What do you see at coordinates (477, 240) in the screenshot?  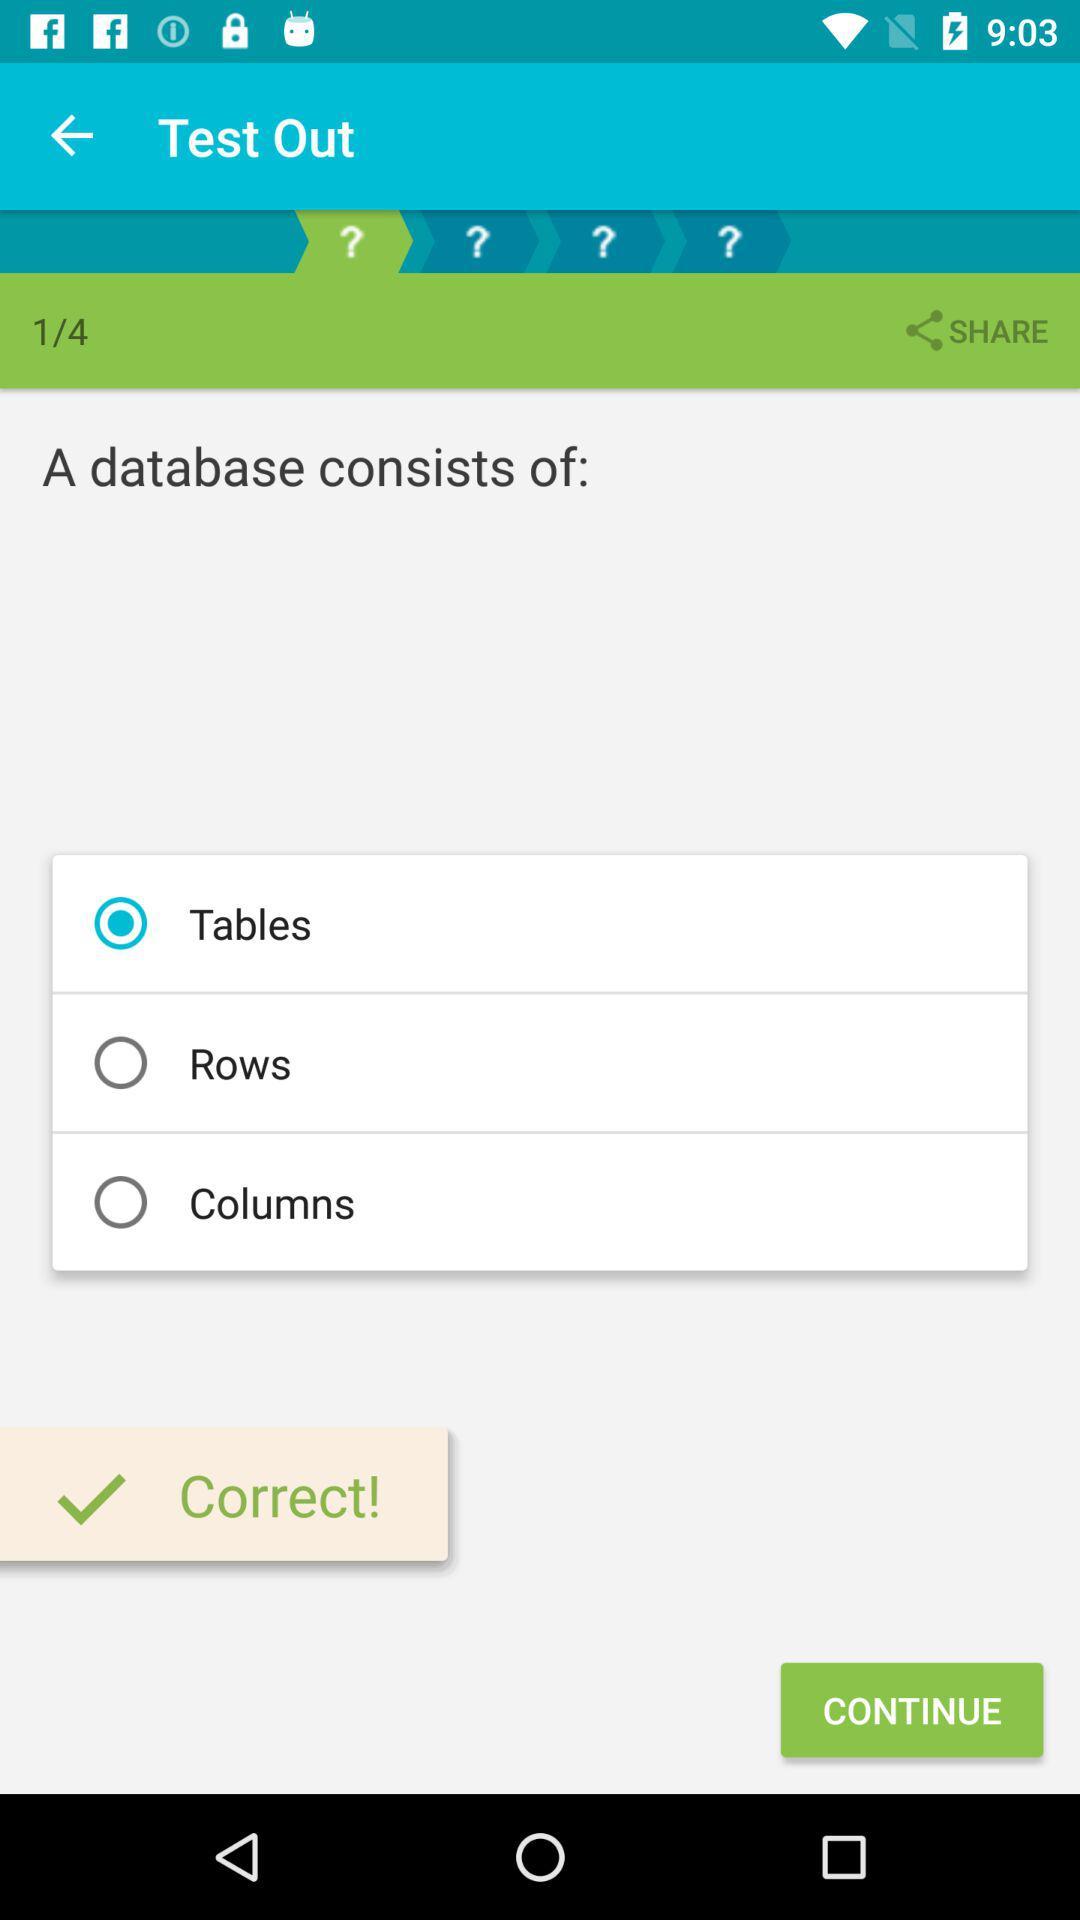 I see `question mark option` at bounding box center [477, 240].